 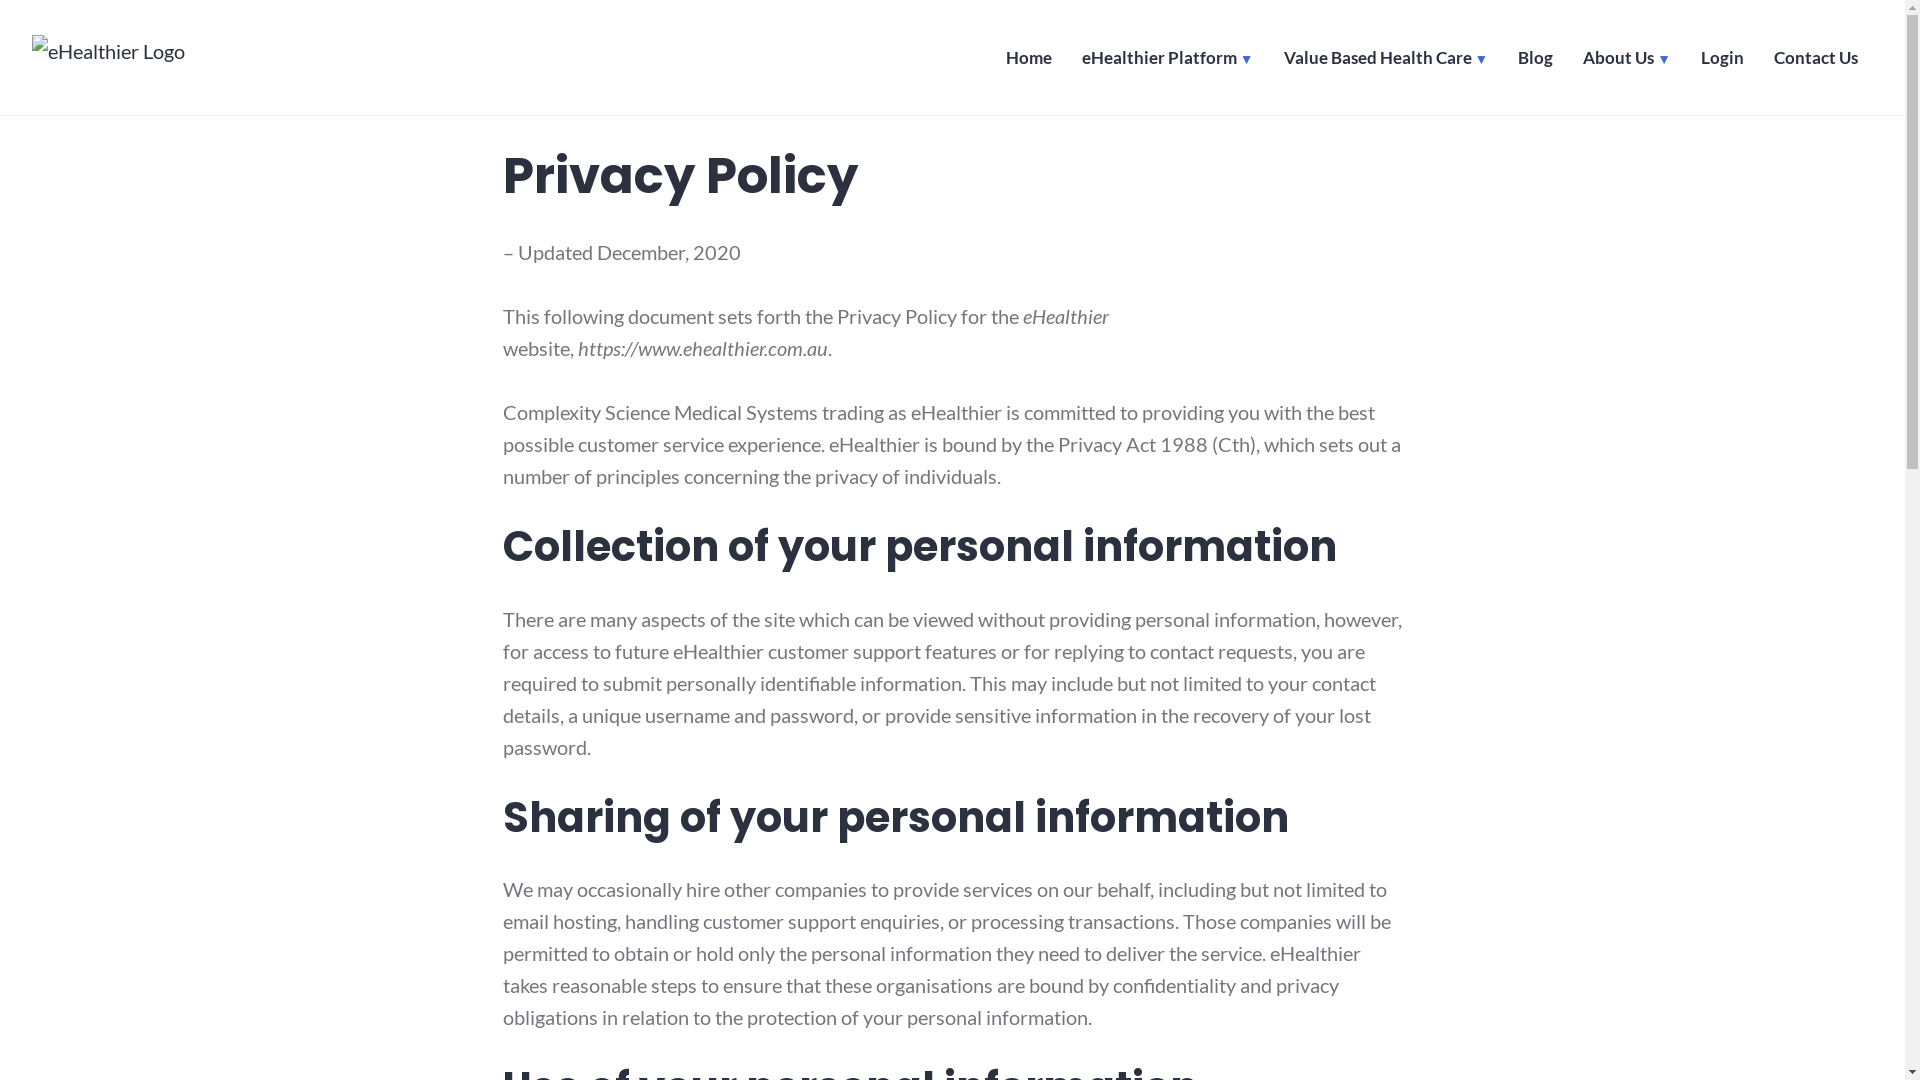 I want to click on 'eHealthier Platform', so click(x=1080, y=60).